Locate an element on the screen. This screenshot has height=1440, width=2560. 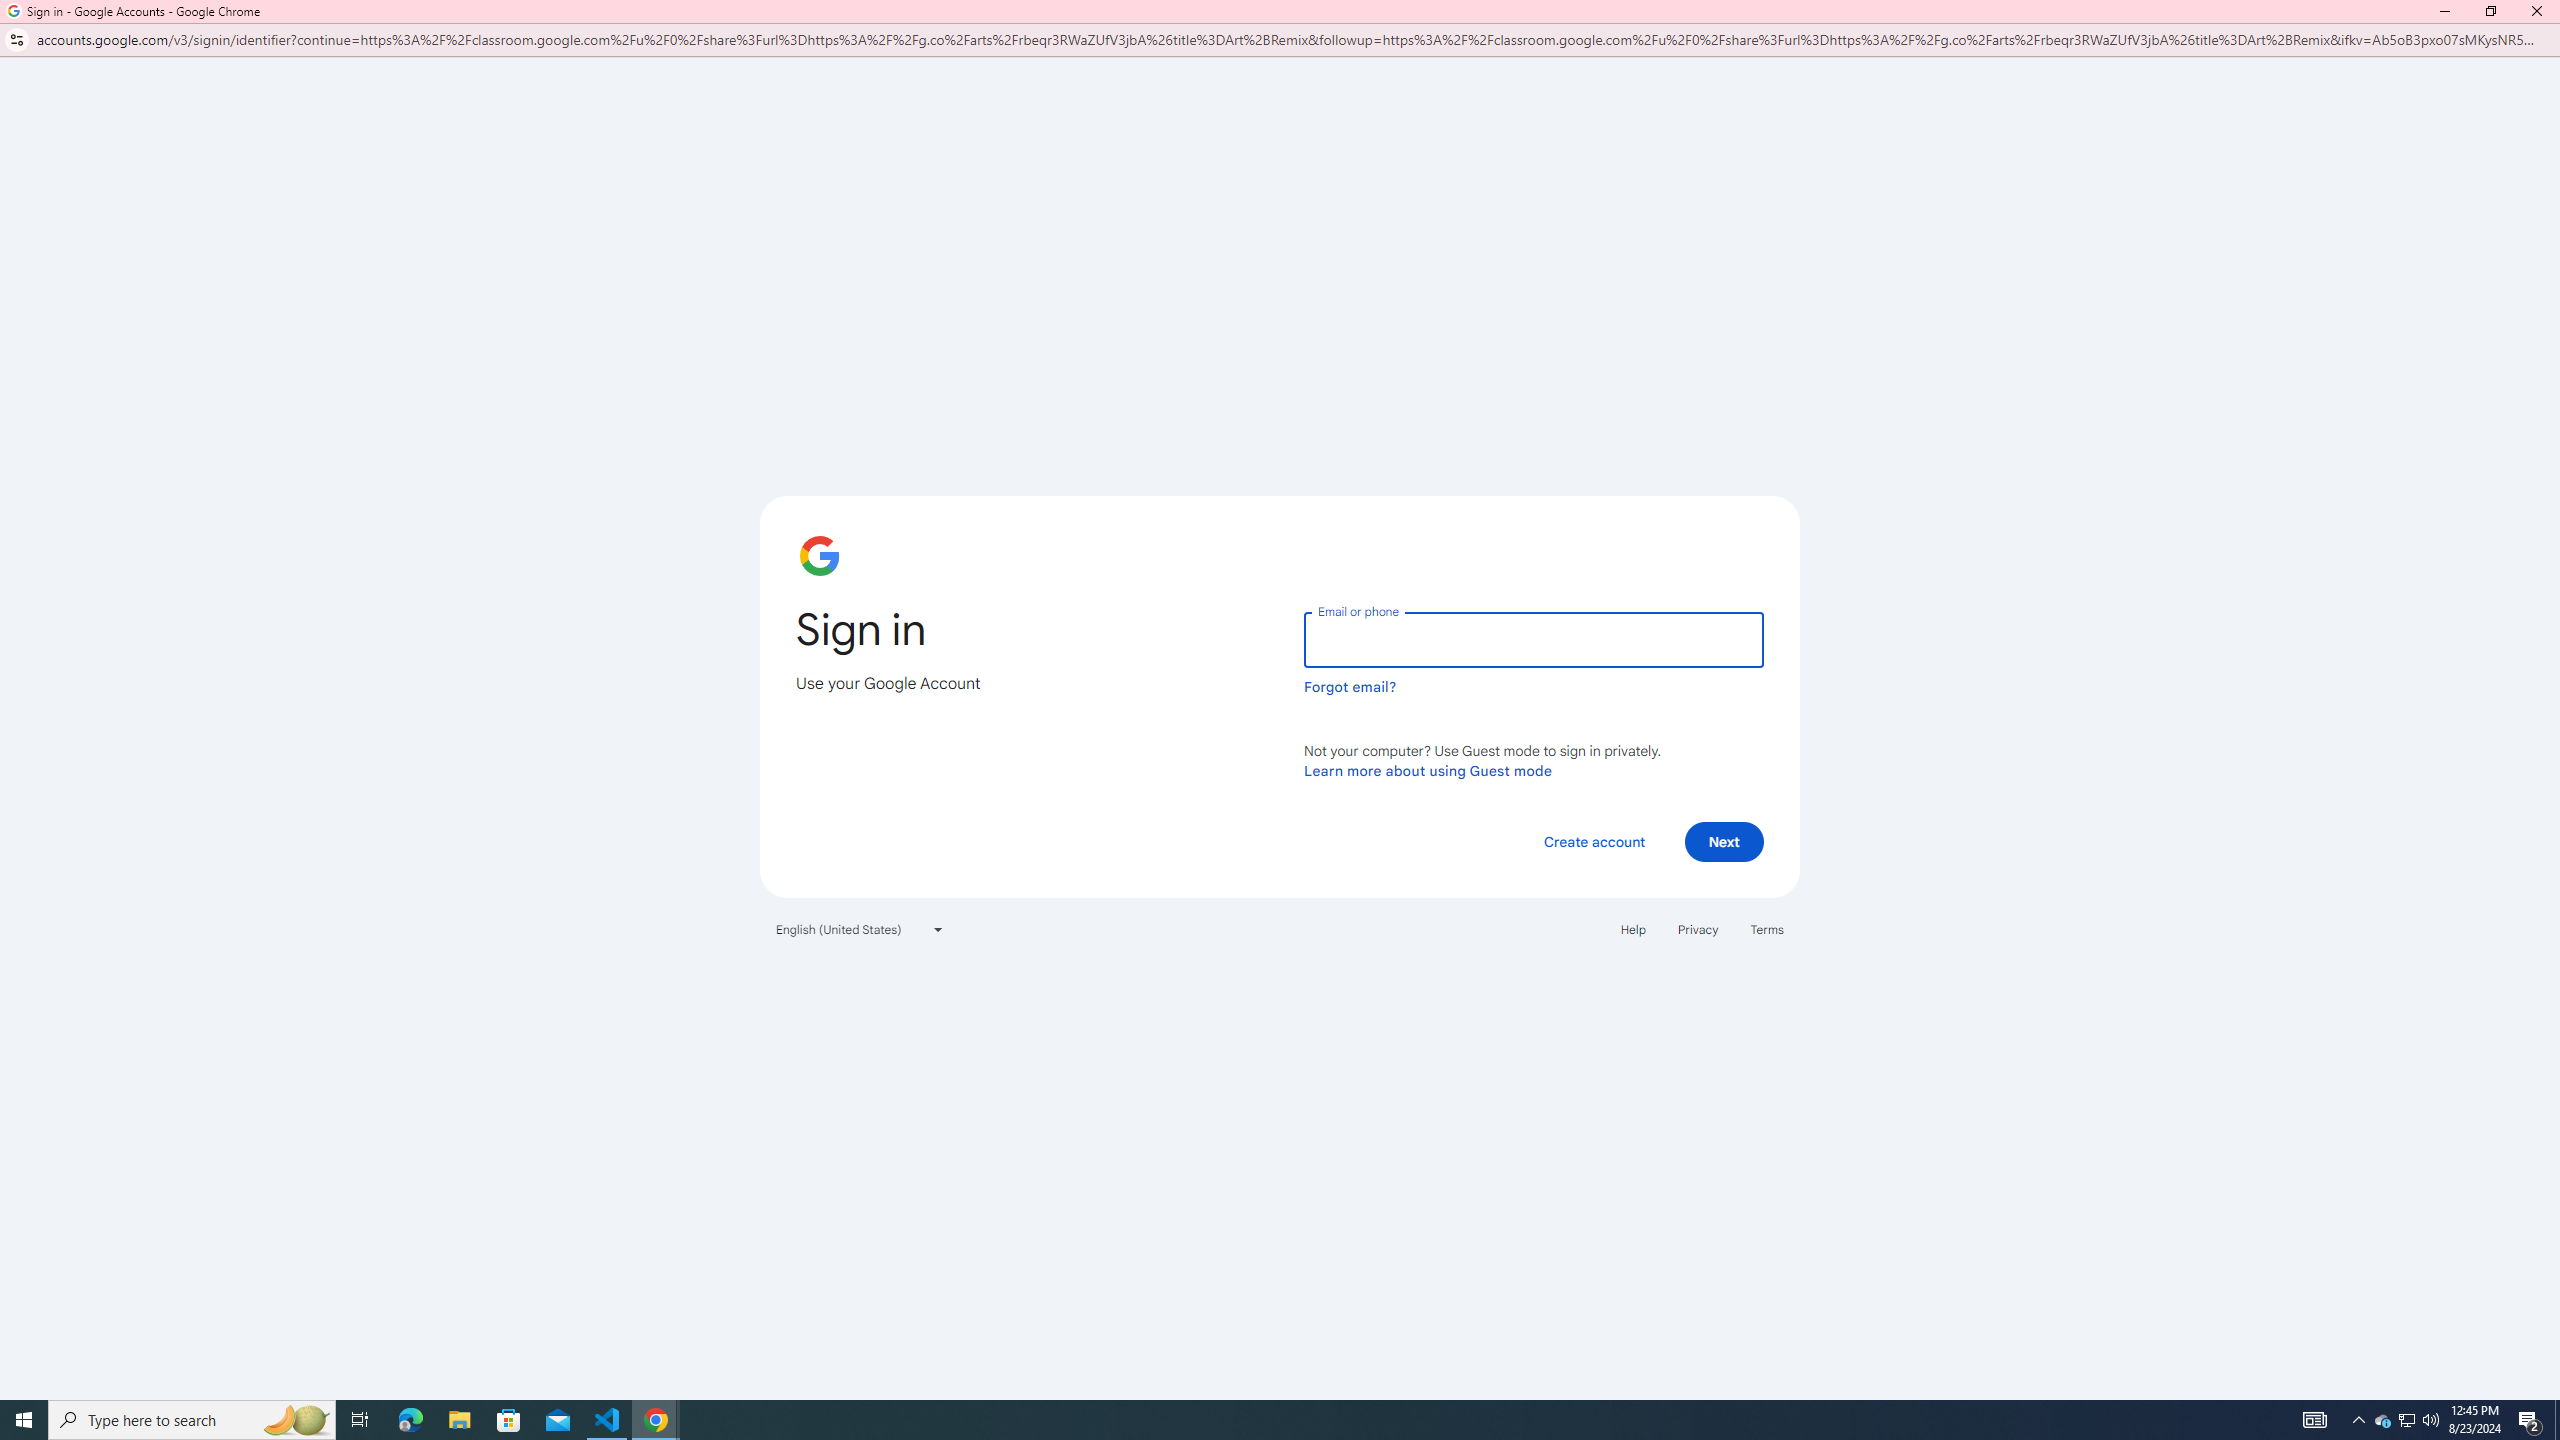
'Email or phone' is located at coordinates (1532, 639).